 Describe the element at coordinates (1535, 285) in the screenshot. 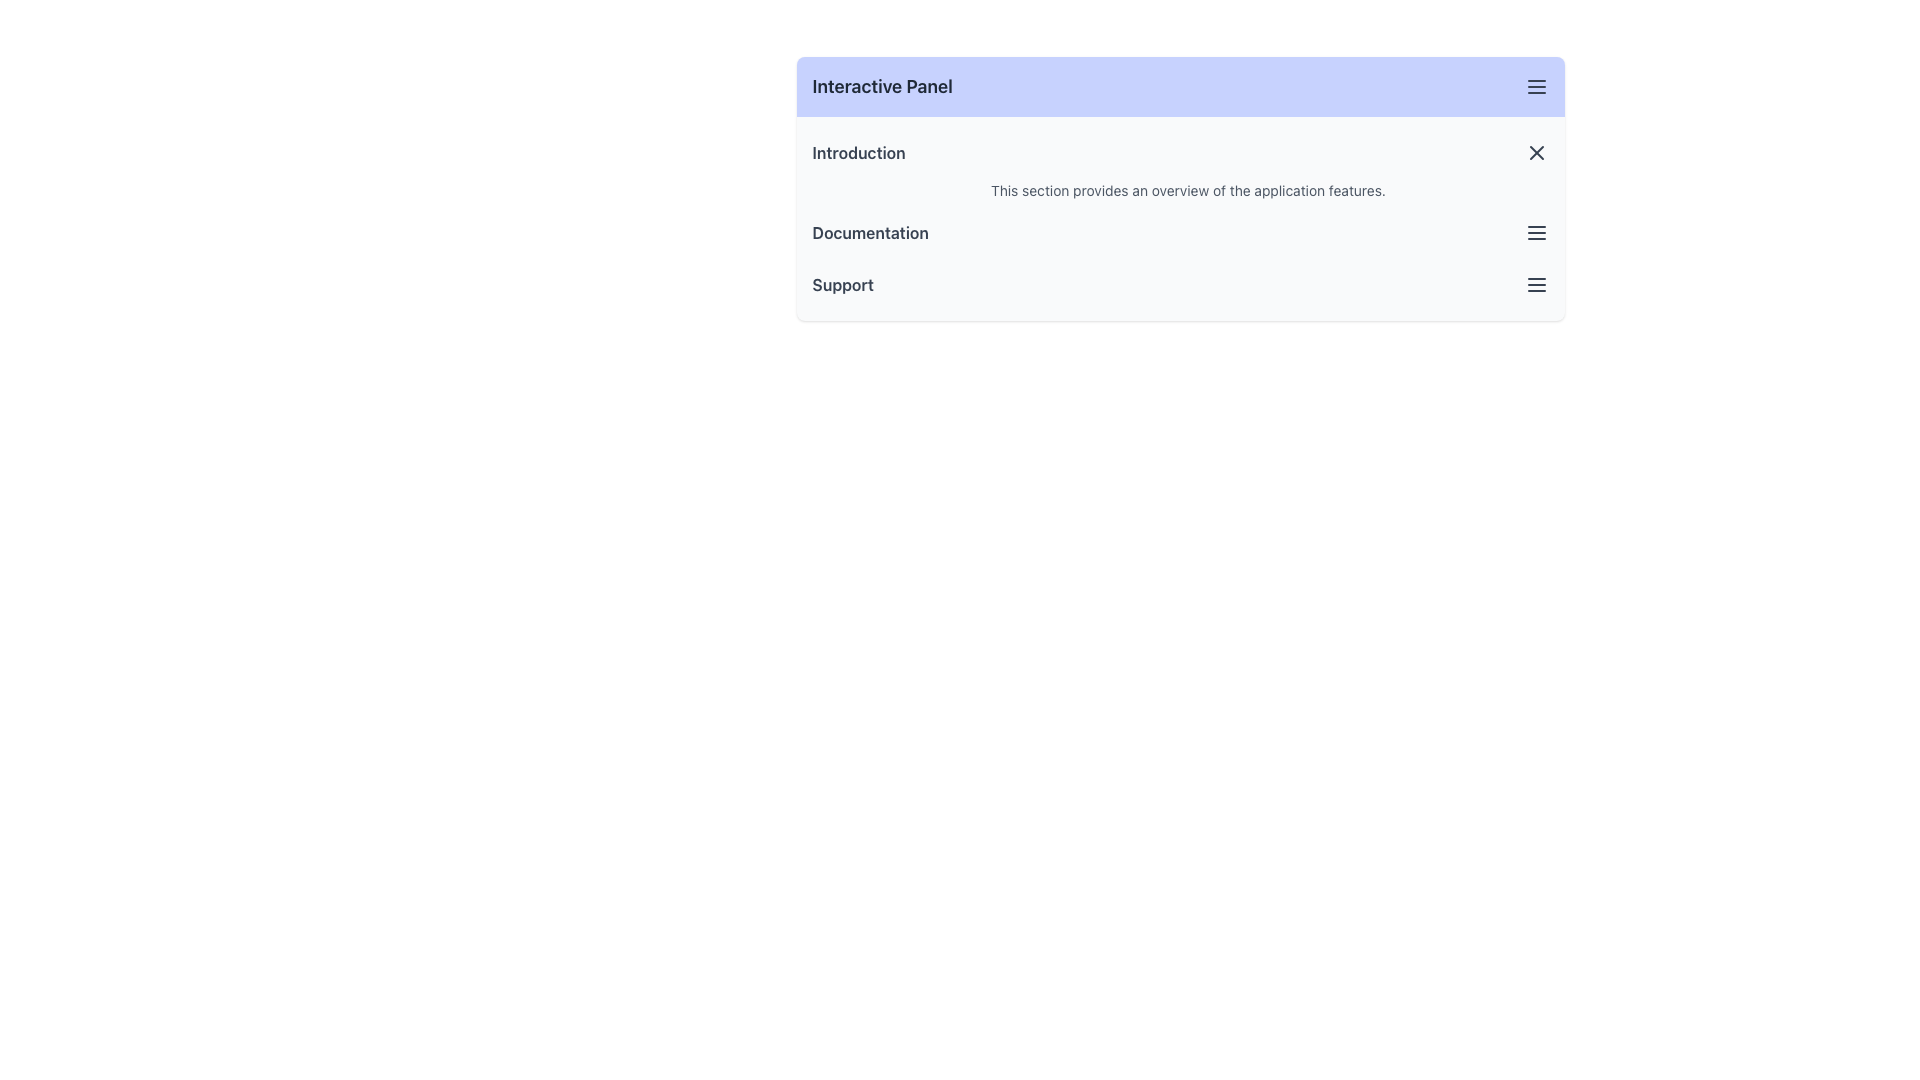

I see `the menu icon, which is a vertically aligned triple-bar icon located to the right of the 'Support' section` at that location.